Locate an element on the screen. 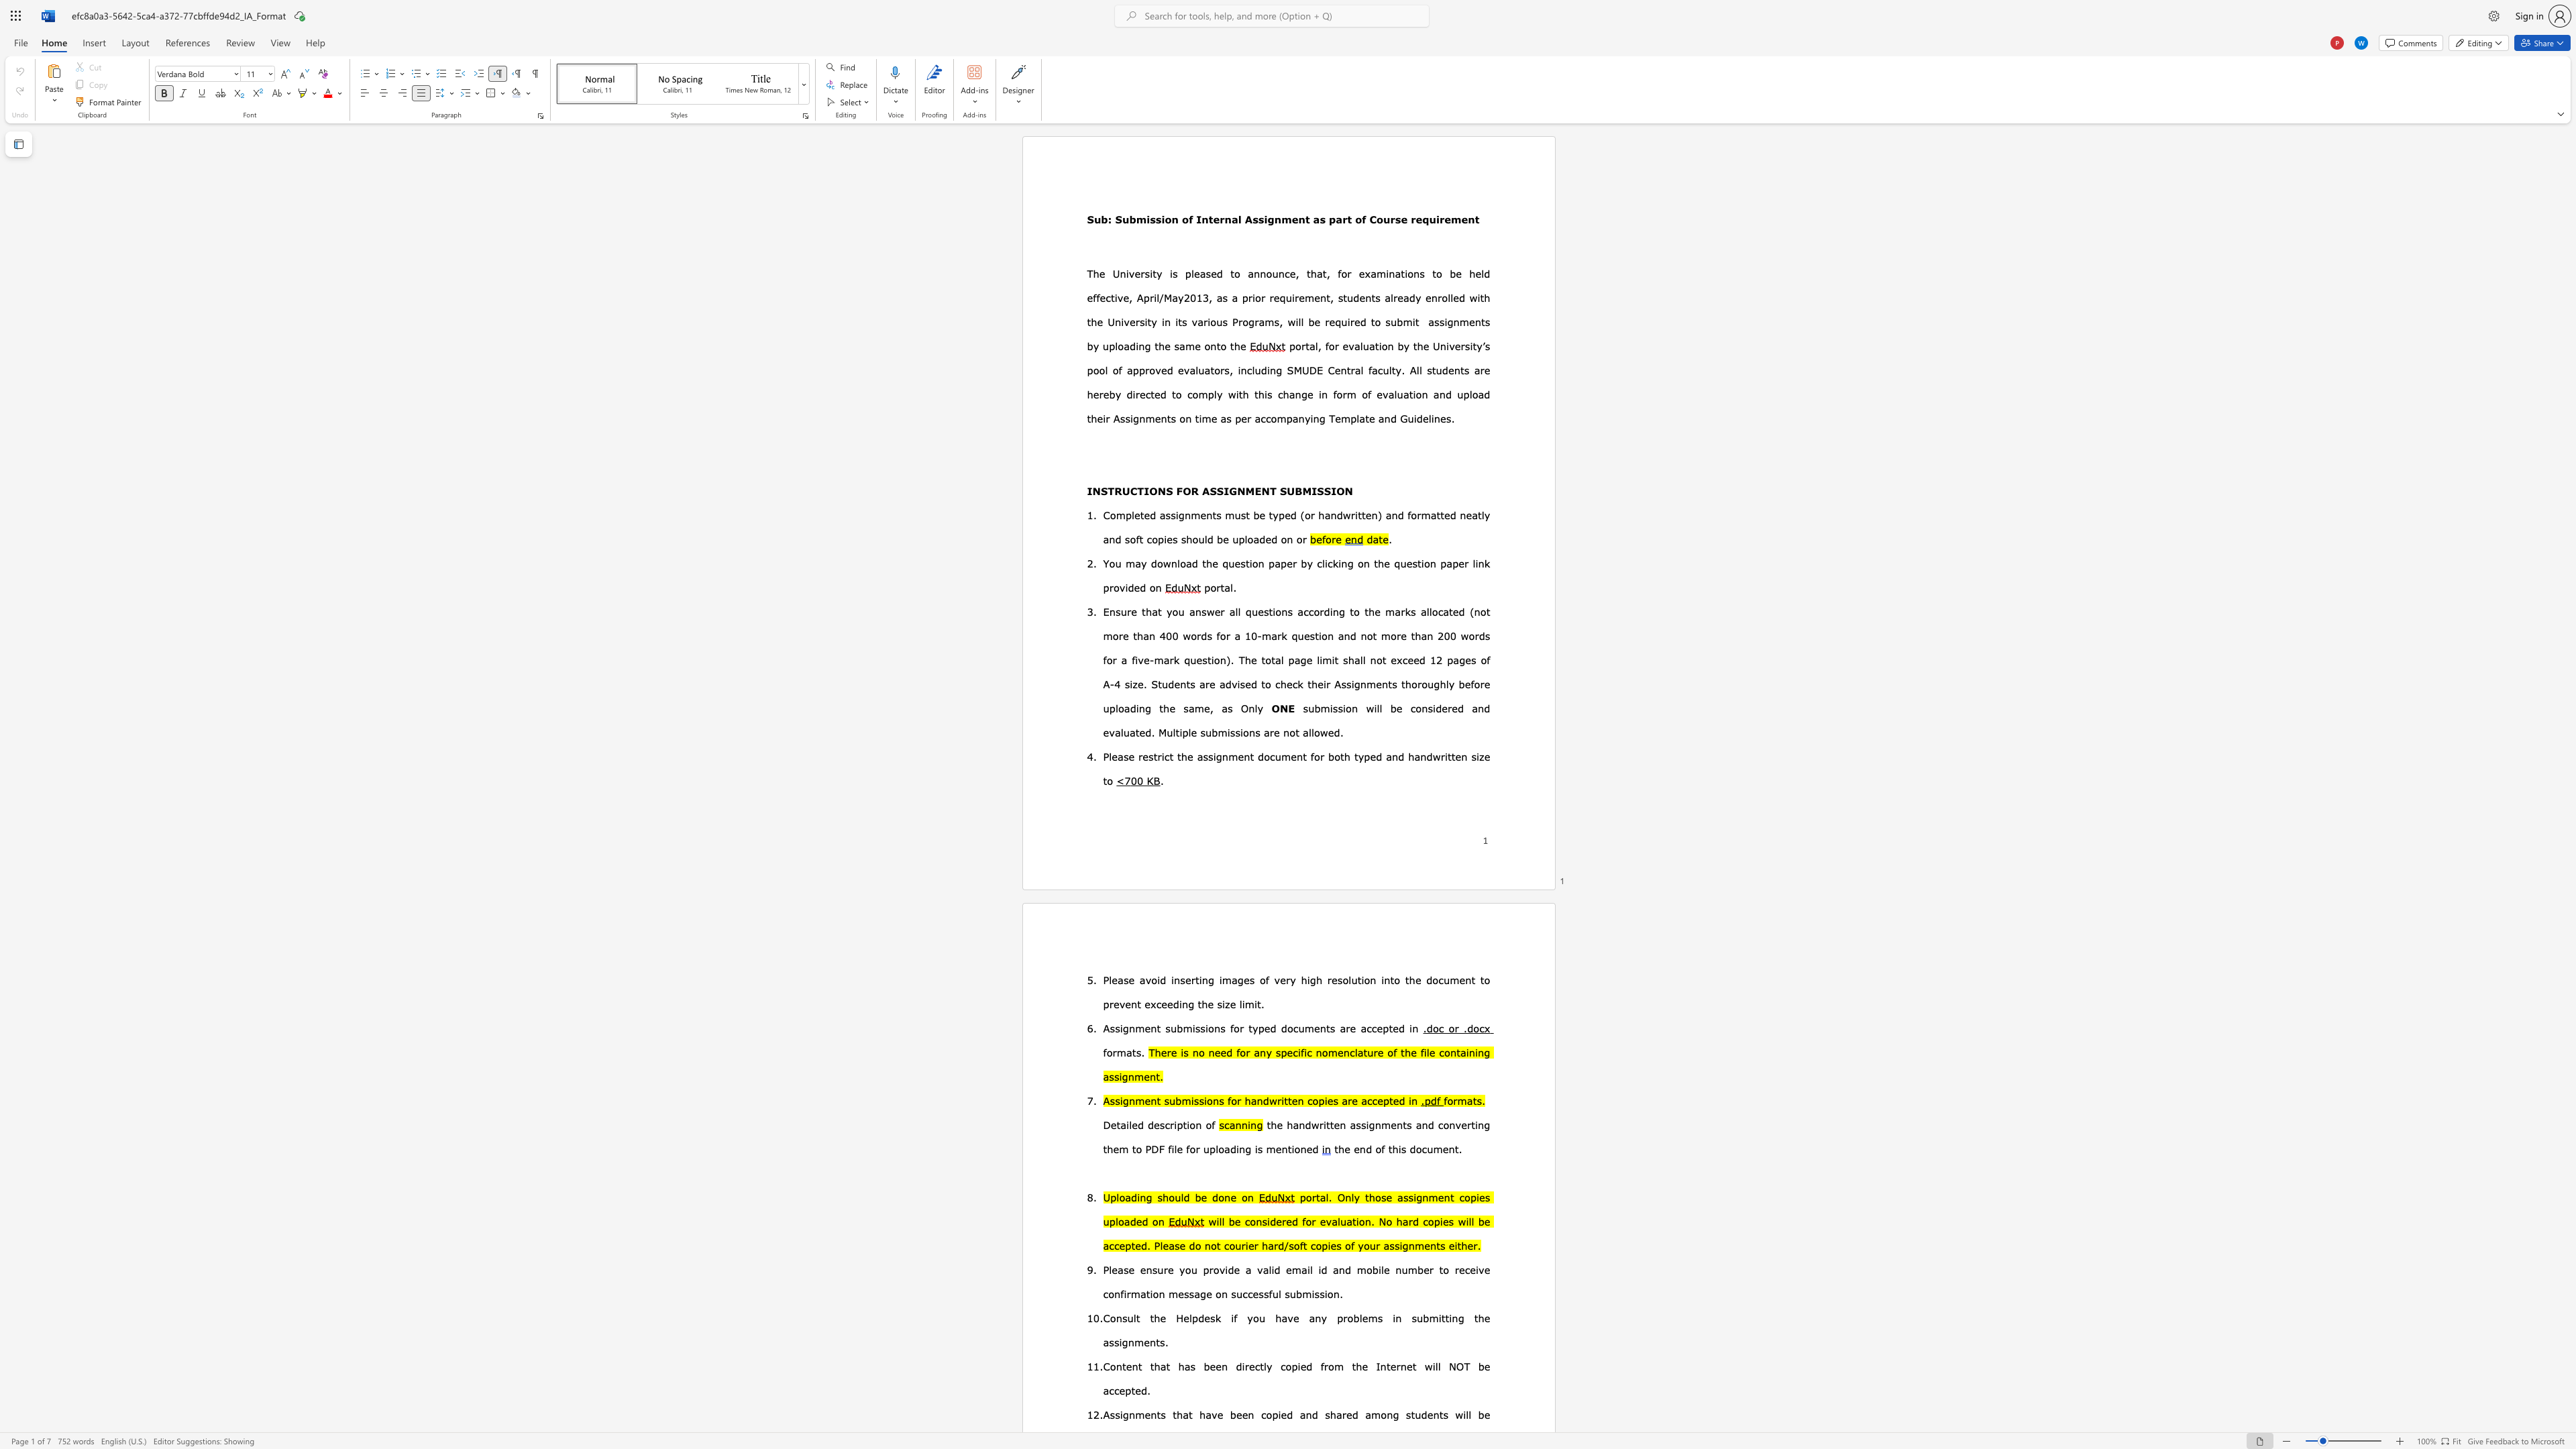  the subset text "Prog" within the text "already enrolled with the University in its various Programs," is located at coordinates (1232, 320).